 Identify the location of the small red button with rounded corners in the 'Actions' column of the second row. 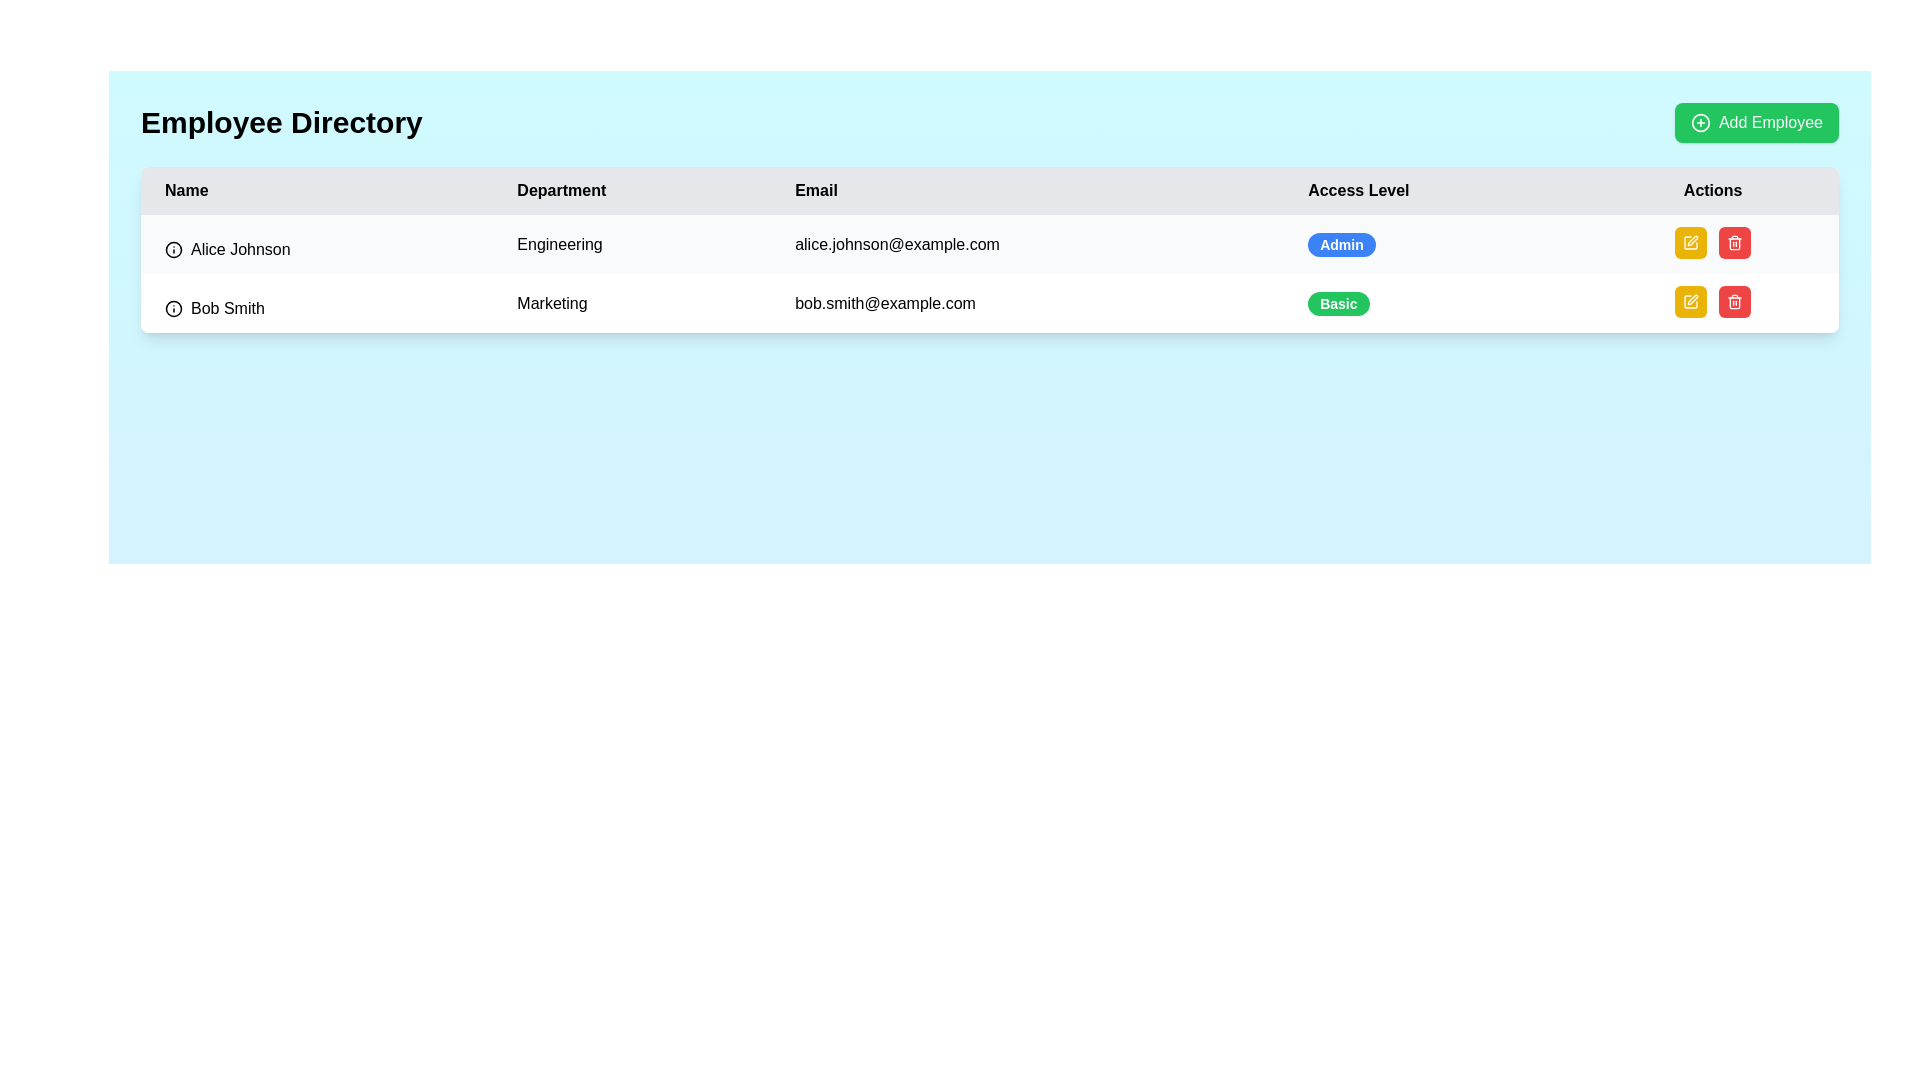
(1734, 242).